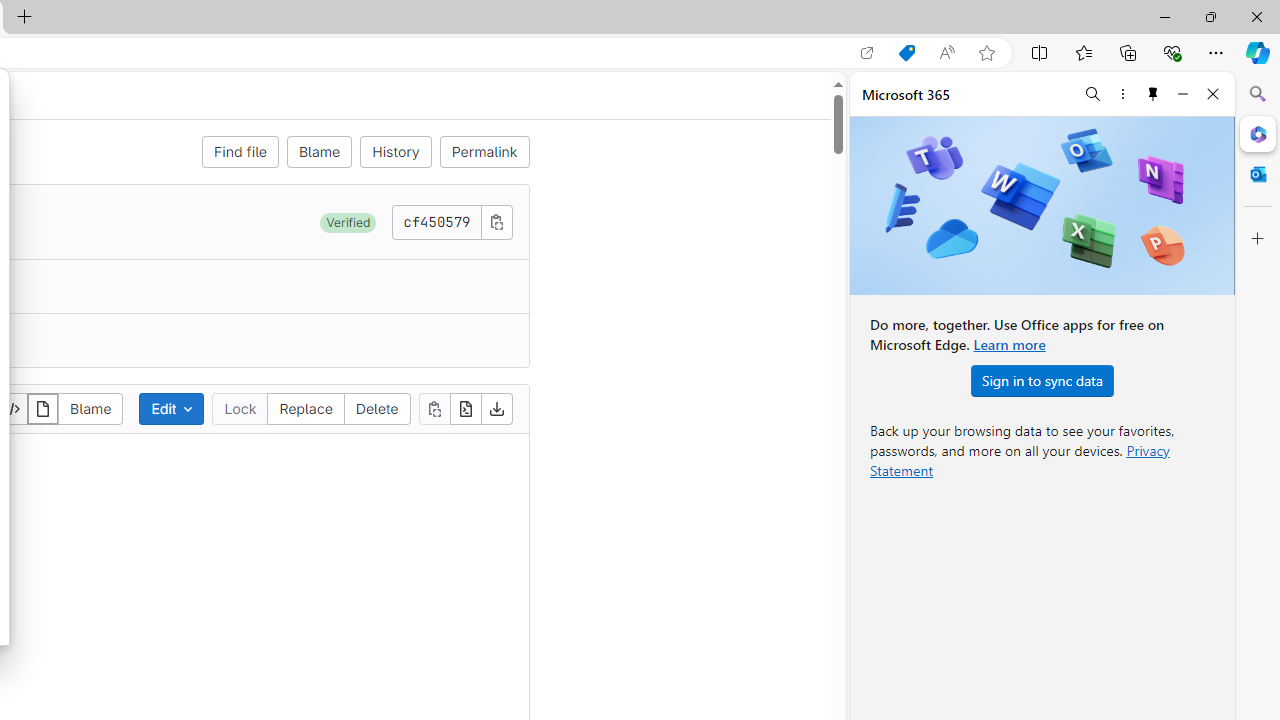  I want to click on 'Verified', so click(348, 222).